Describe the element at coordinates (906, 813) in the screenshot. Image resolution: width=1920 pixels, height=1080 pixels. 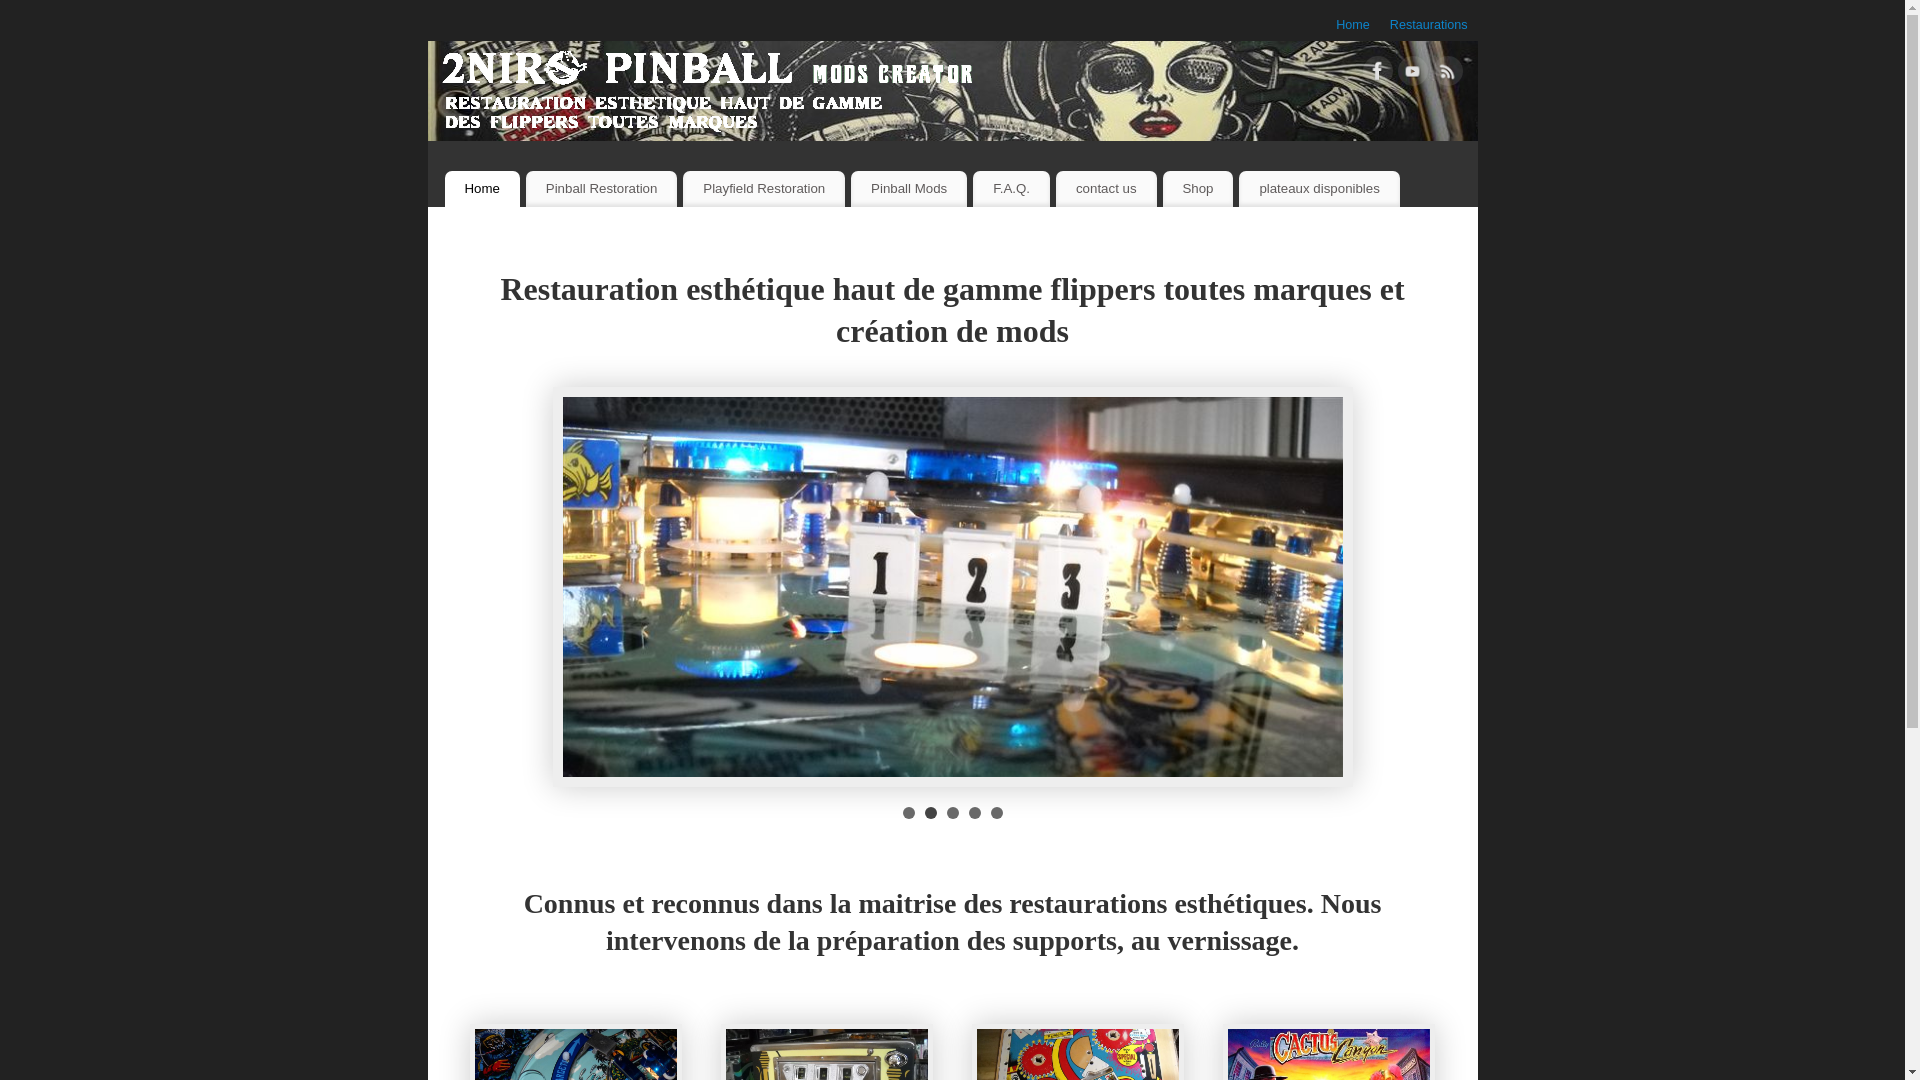
I see `'1'` at that location.